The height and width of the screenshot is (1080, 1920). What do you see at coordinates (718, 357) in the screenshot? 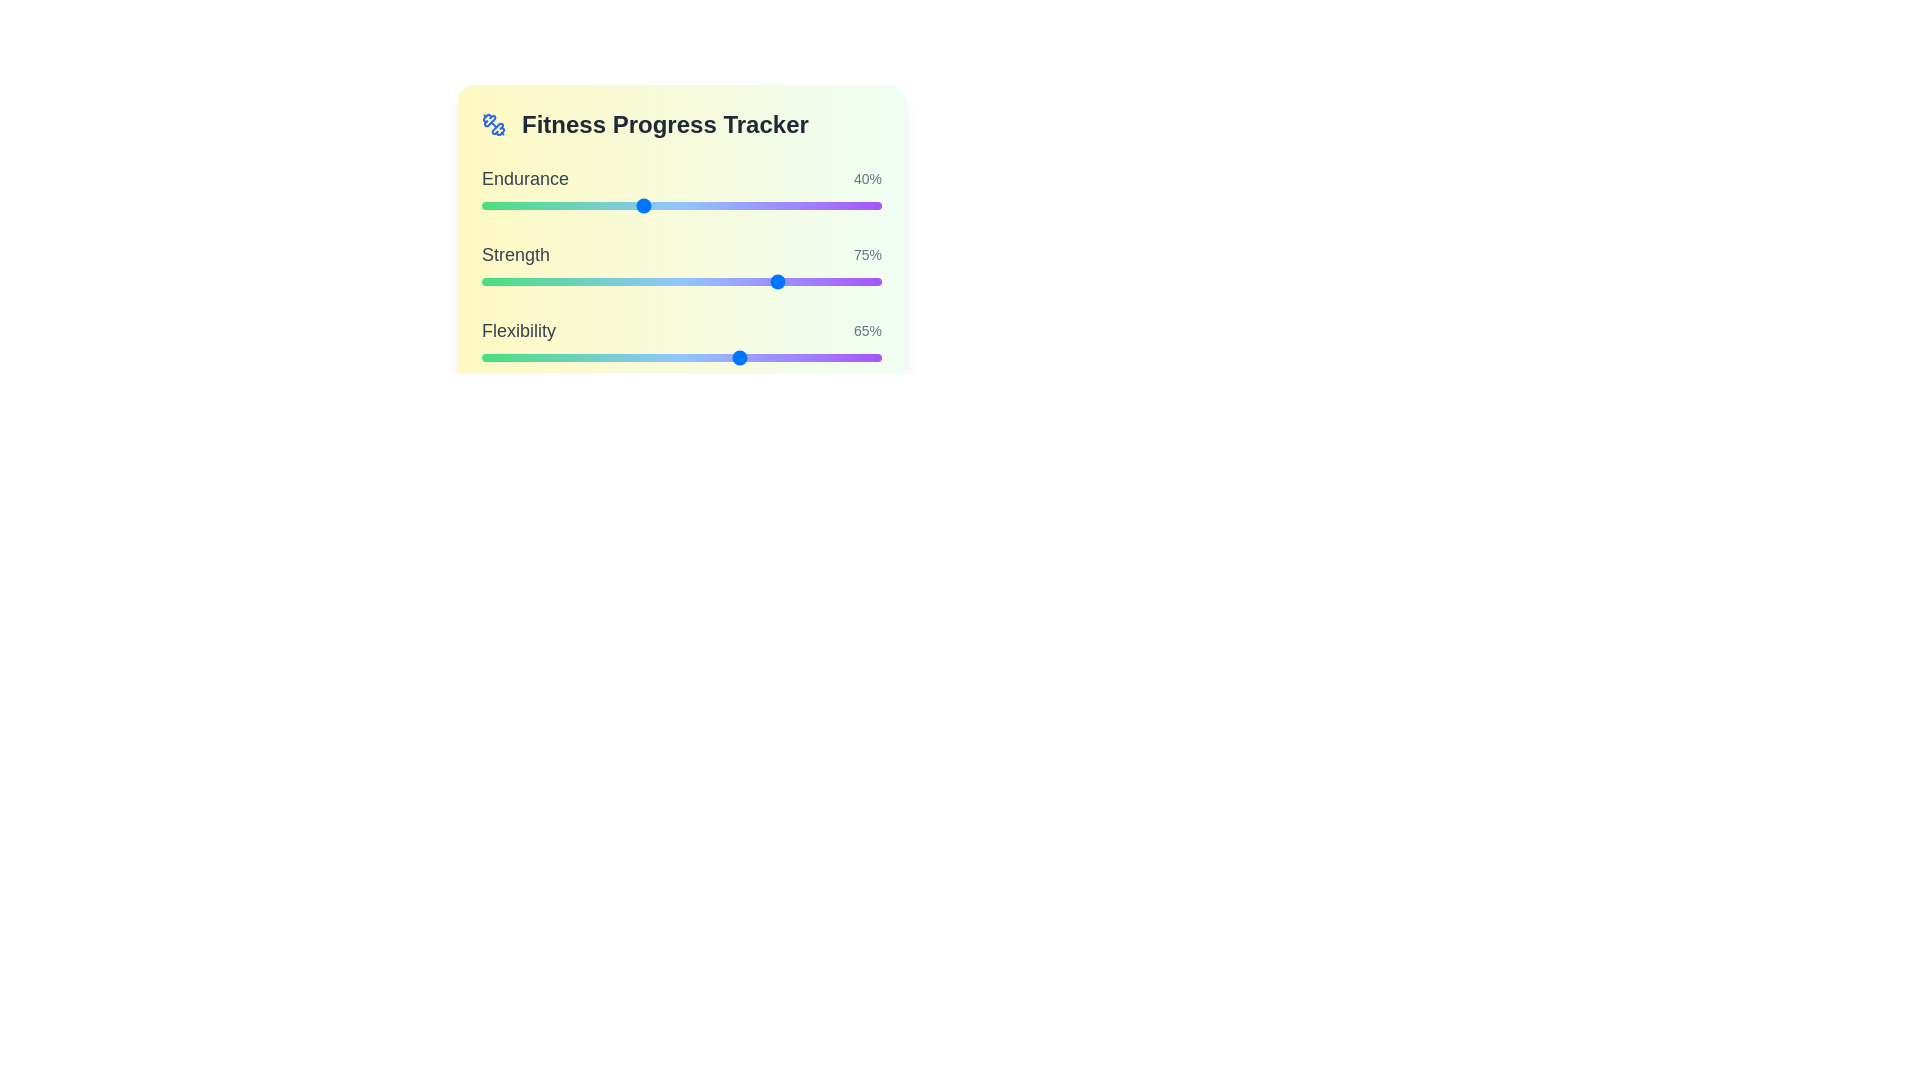
I see `flexibility percentage` at bounding box center [718, 357].